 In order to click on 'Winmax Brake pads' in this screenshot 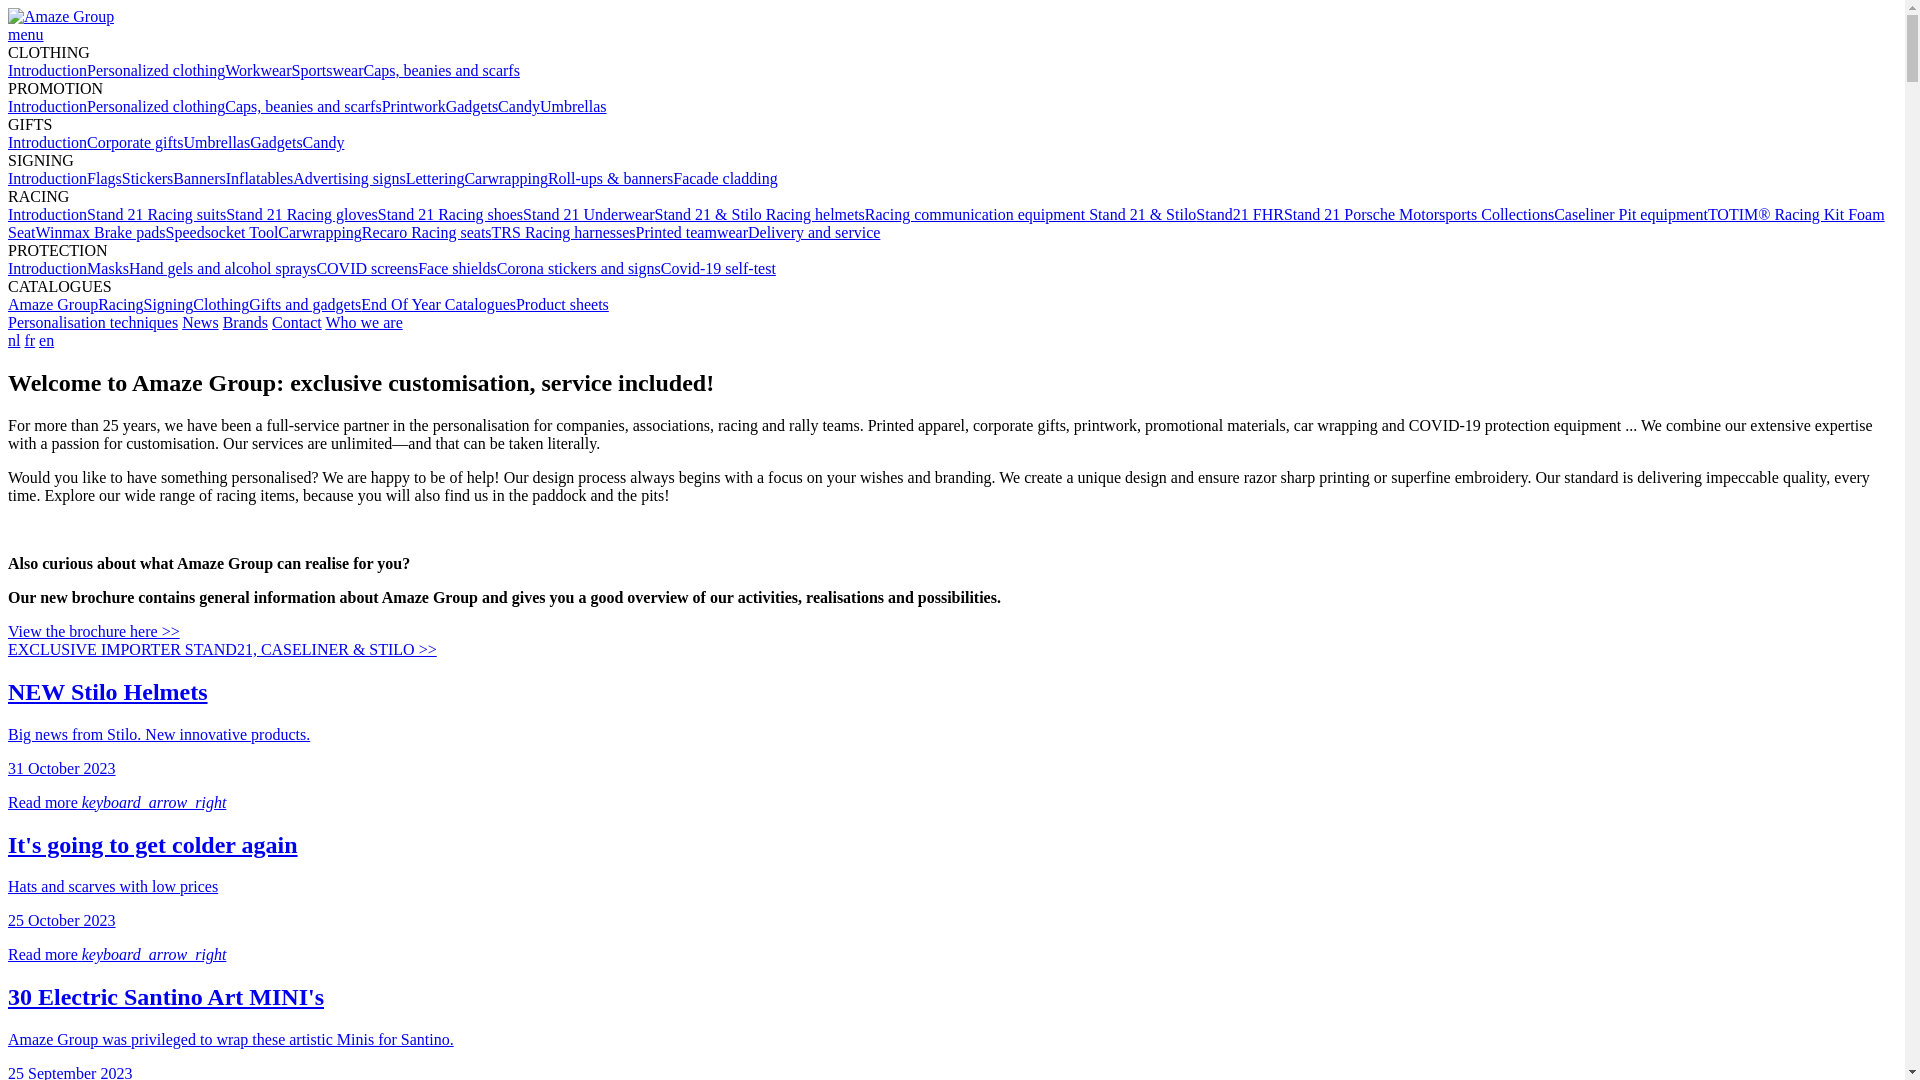, I will do `click(35, 231)`.